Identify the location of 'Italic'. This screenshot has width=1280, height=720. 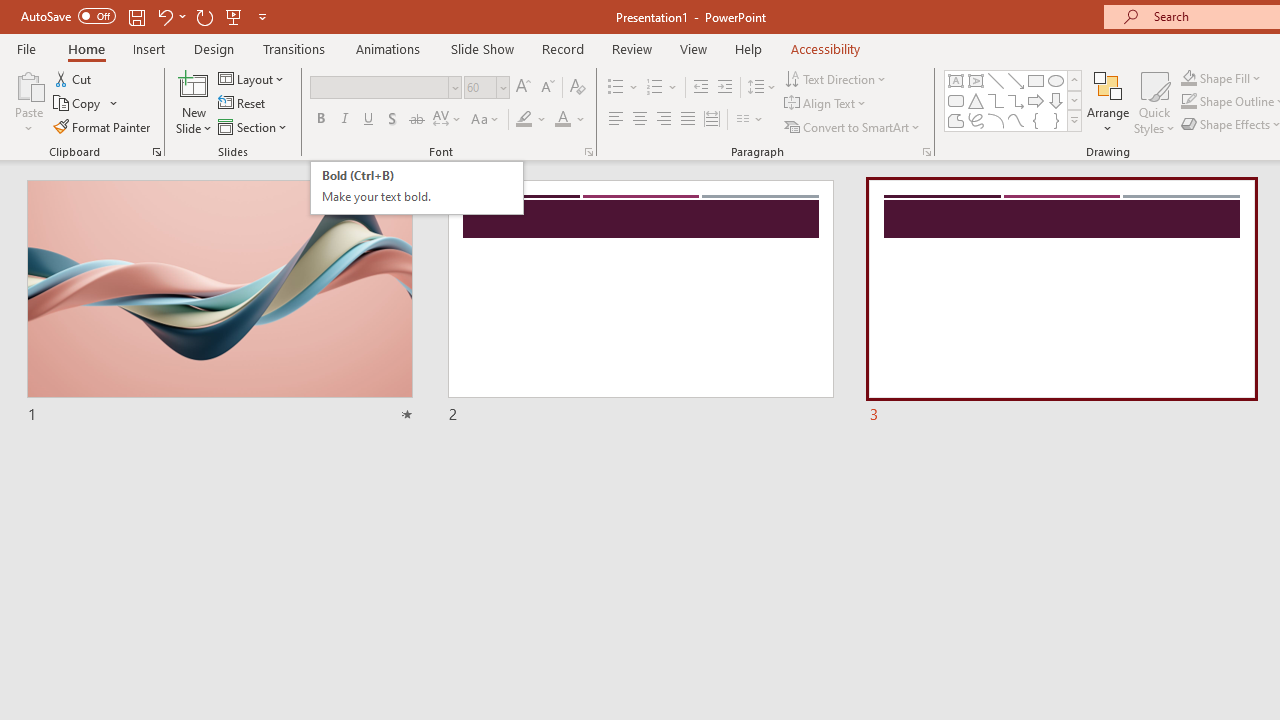
(344, 119).